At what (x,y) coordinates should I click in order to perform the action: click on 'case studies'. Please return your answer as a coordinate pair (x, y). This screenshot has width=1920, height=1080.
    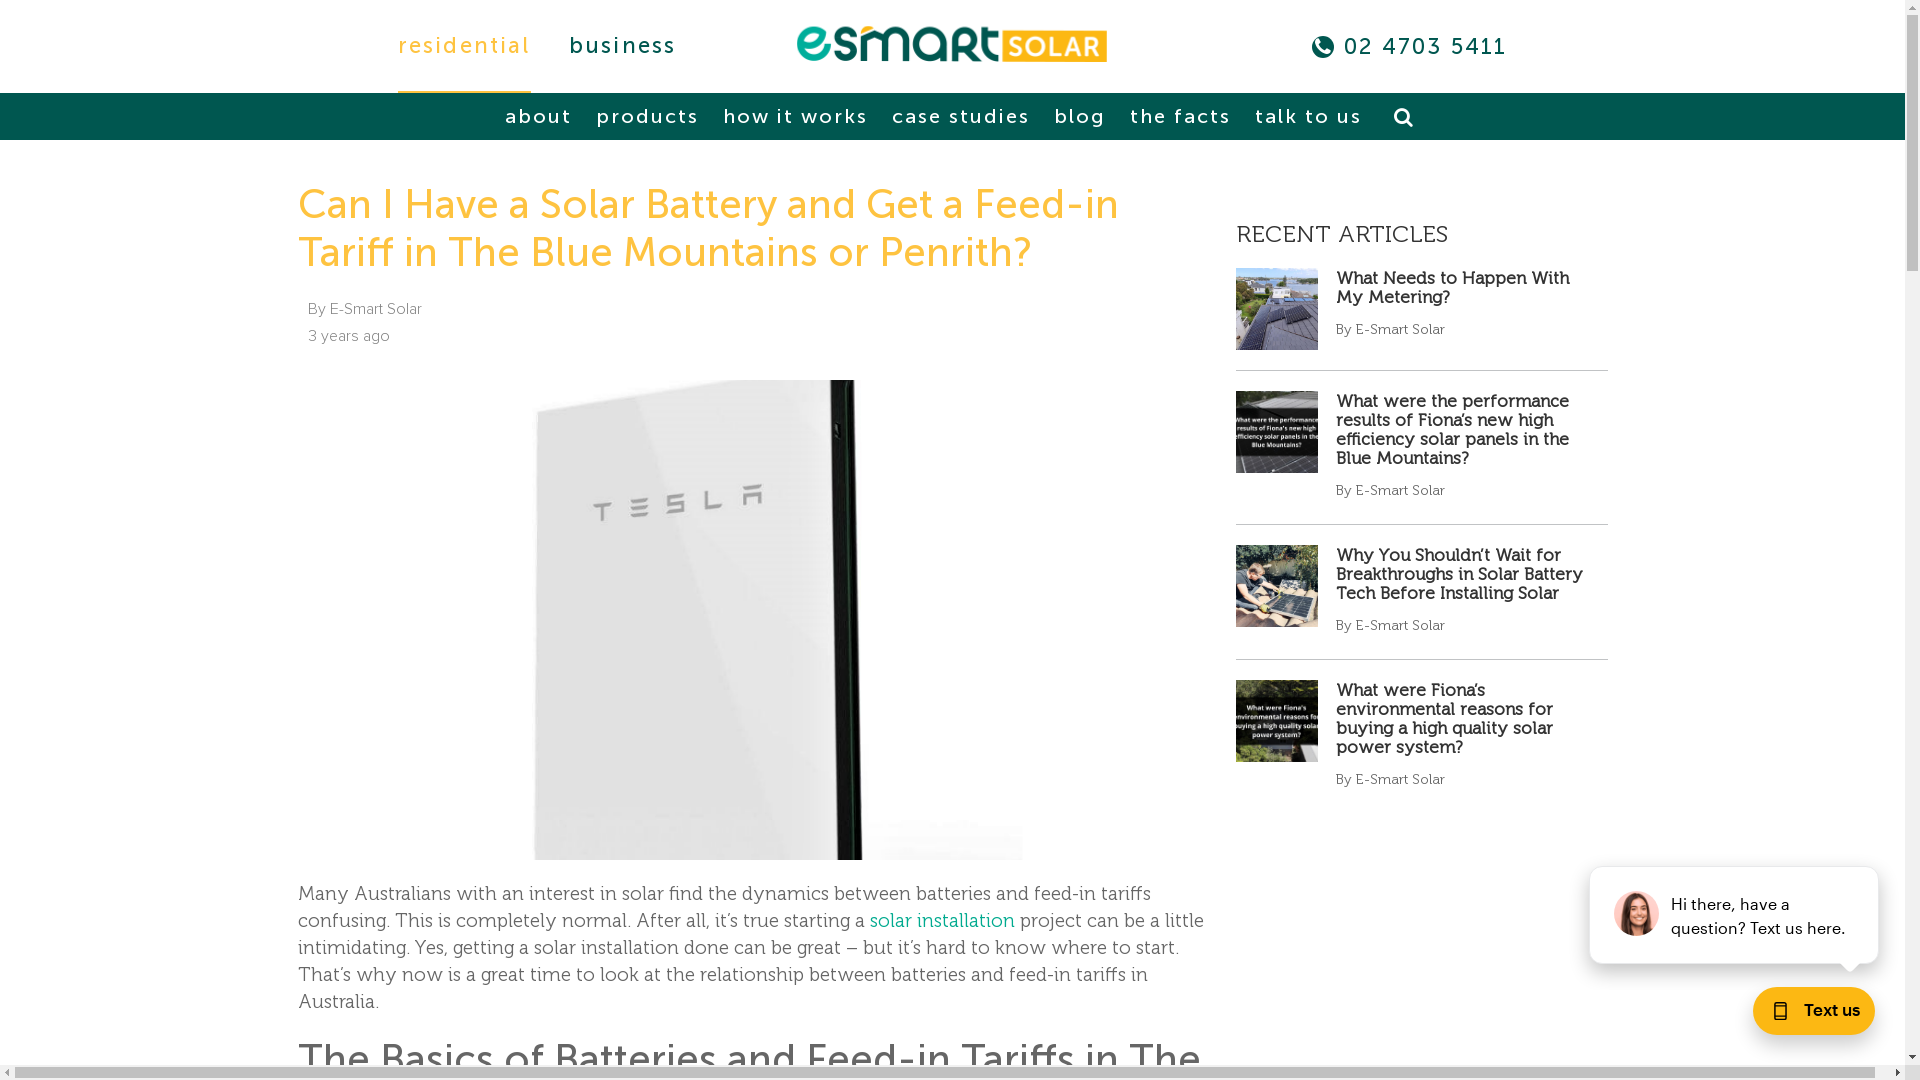
    Looking at the image, I should click on (960, 116).